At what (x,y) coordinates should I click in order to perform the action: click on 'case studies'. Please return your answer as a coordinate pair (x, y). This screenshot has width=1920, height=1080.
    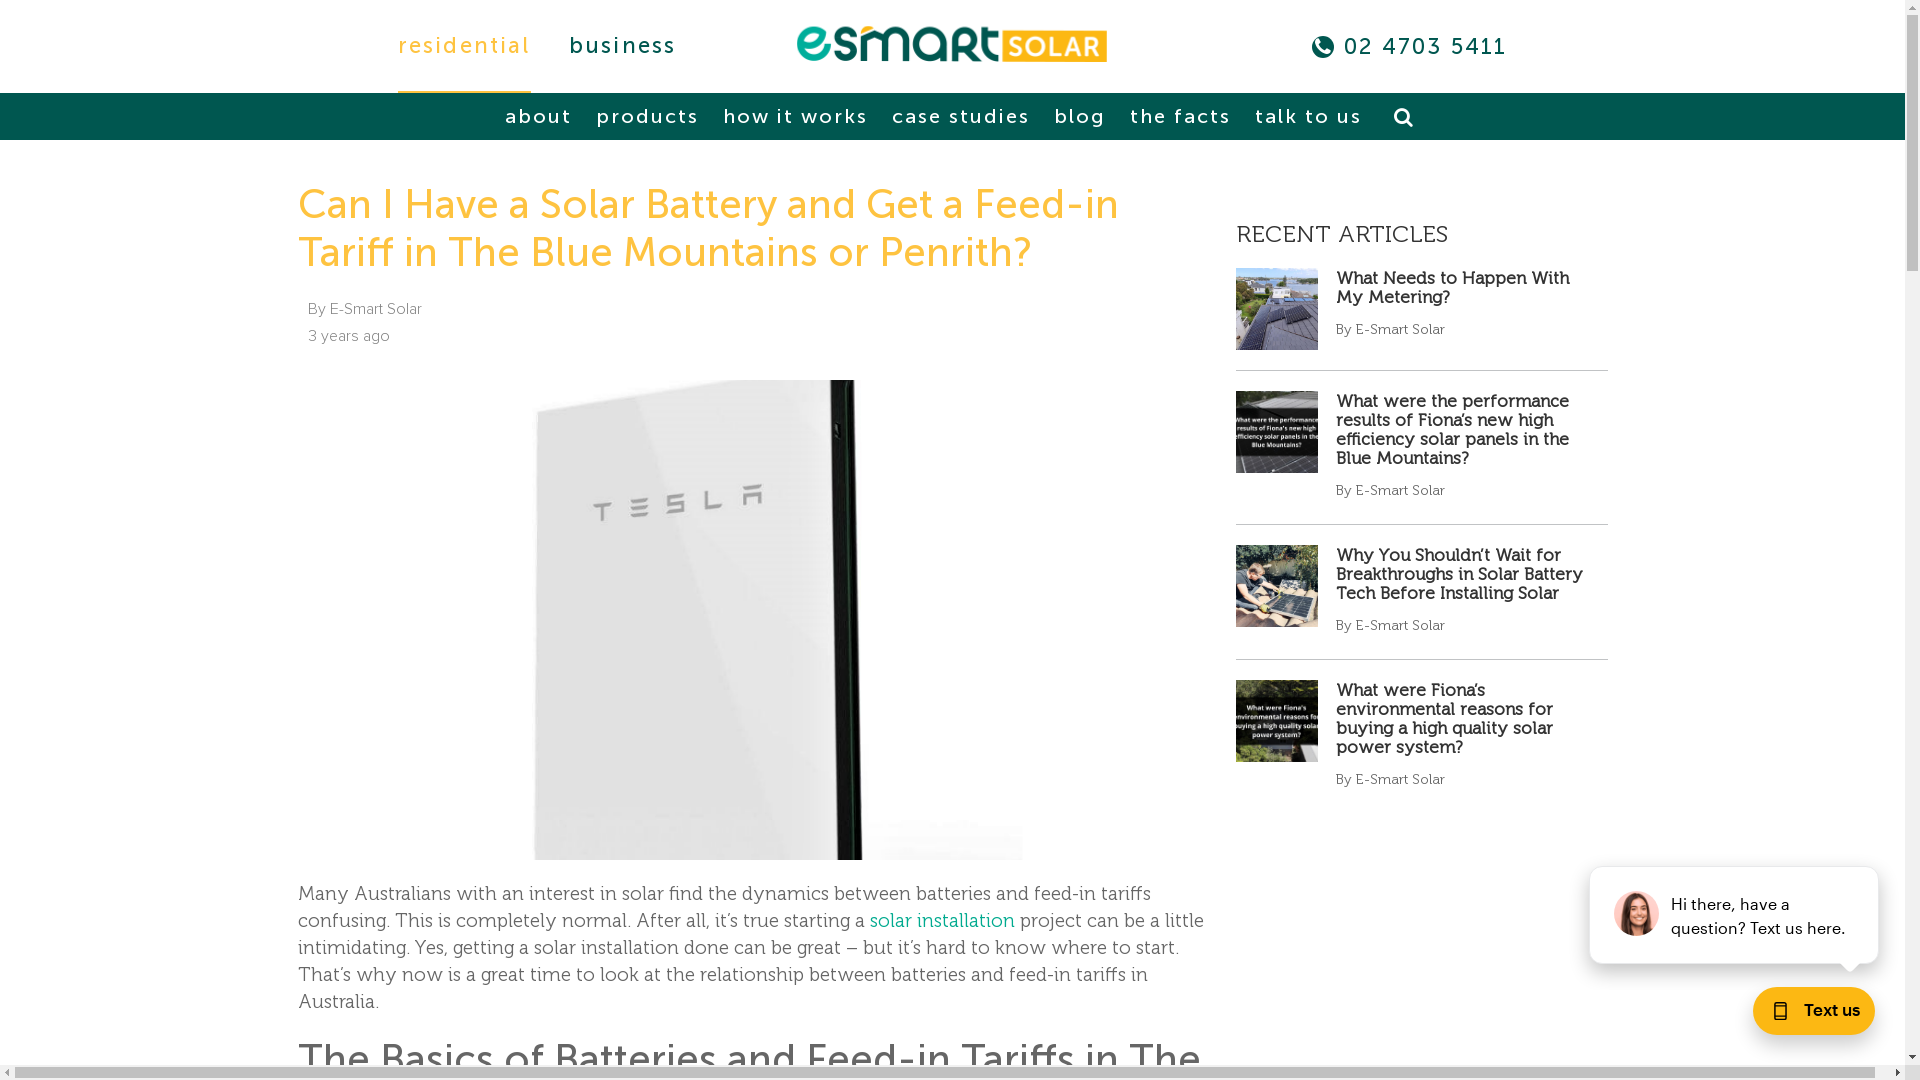
    Looking at the image, I should click on (960, 116).